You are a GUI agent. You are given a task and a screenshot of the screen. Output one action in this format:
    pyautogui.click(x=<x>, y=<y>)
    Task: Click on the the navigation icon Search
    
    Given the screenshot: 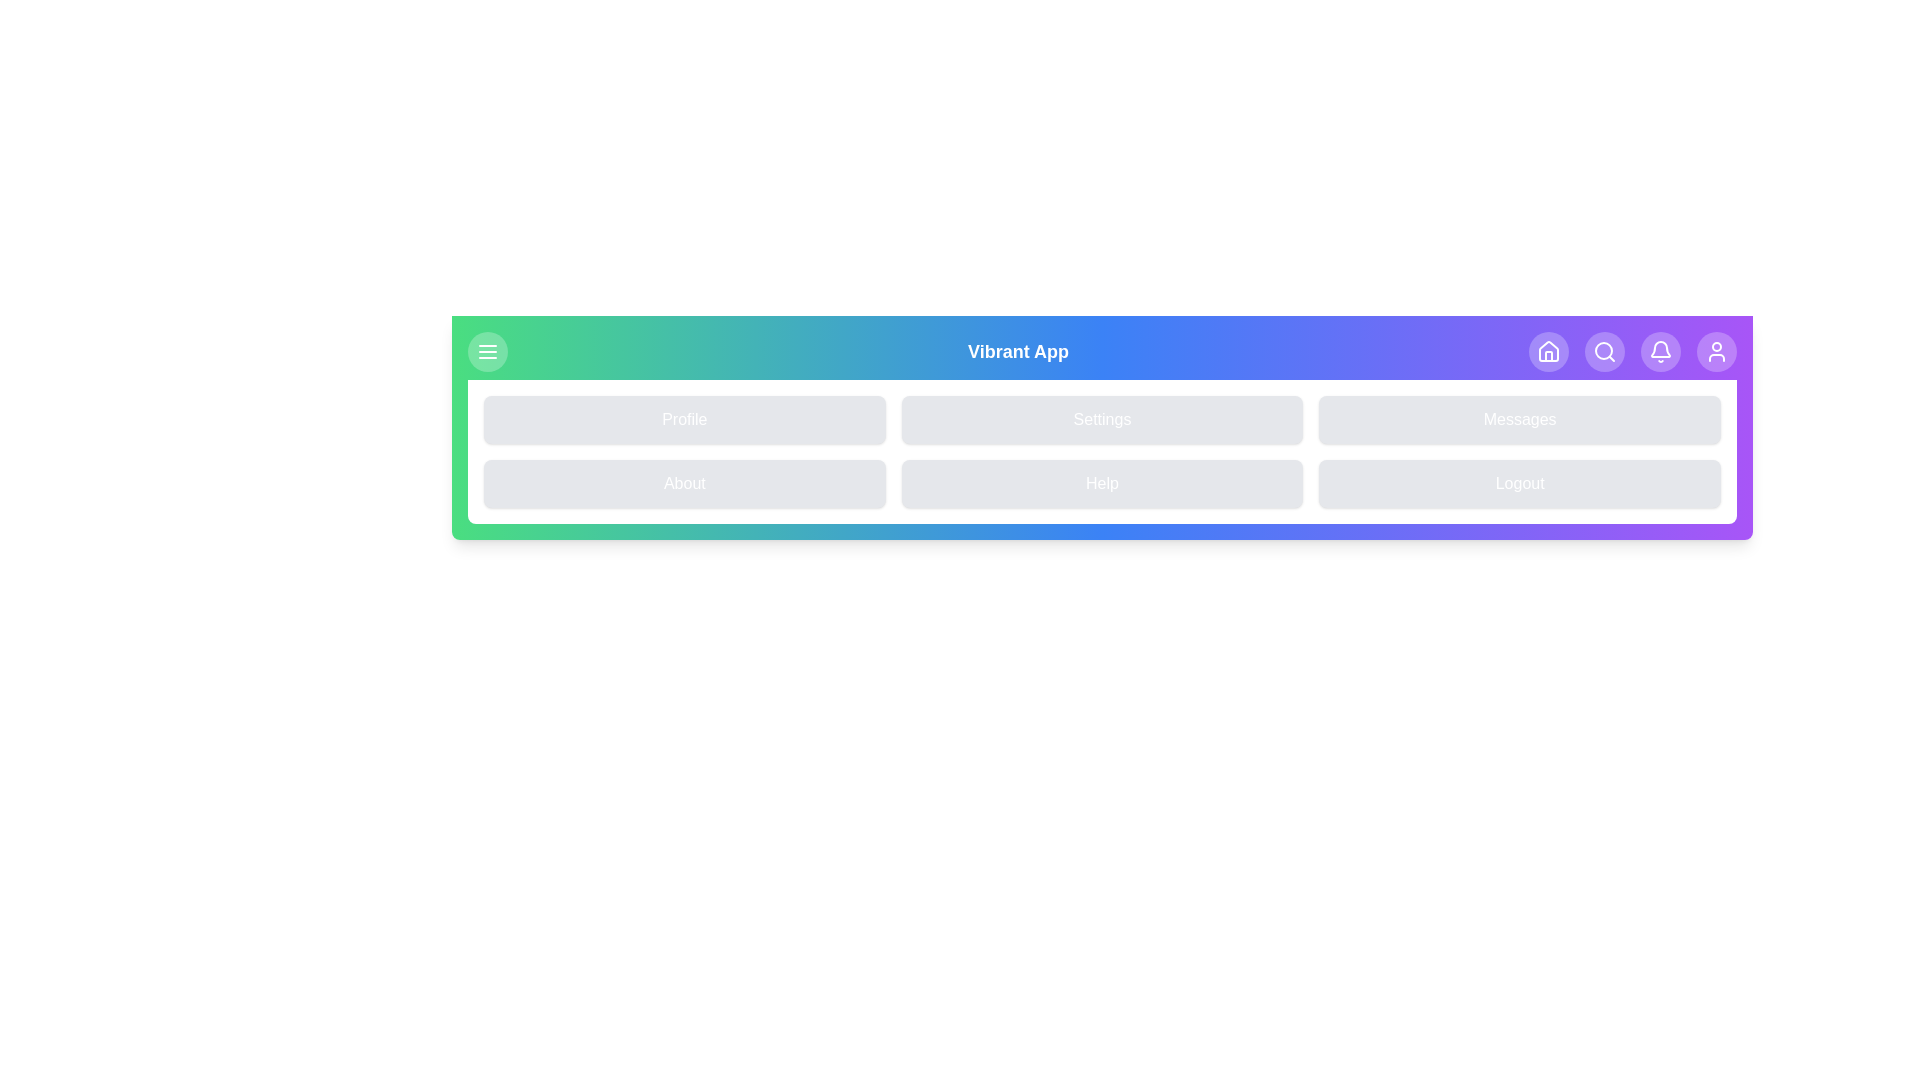 What is the action you would take?
    pyautogui.click(x=1604, y=350)
    